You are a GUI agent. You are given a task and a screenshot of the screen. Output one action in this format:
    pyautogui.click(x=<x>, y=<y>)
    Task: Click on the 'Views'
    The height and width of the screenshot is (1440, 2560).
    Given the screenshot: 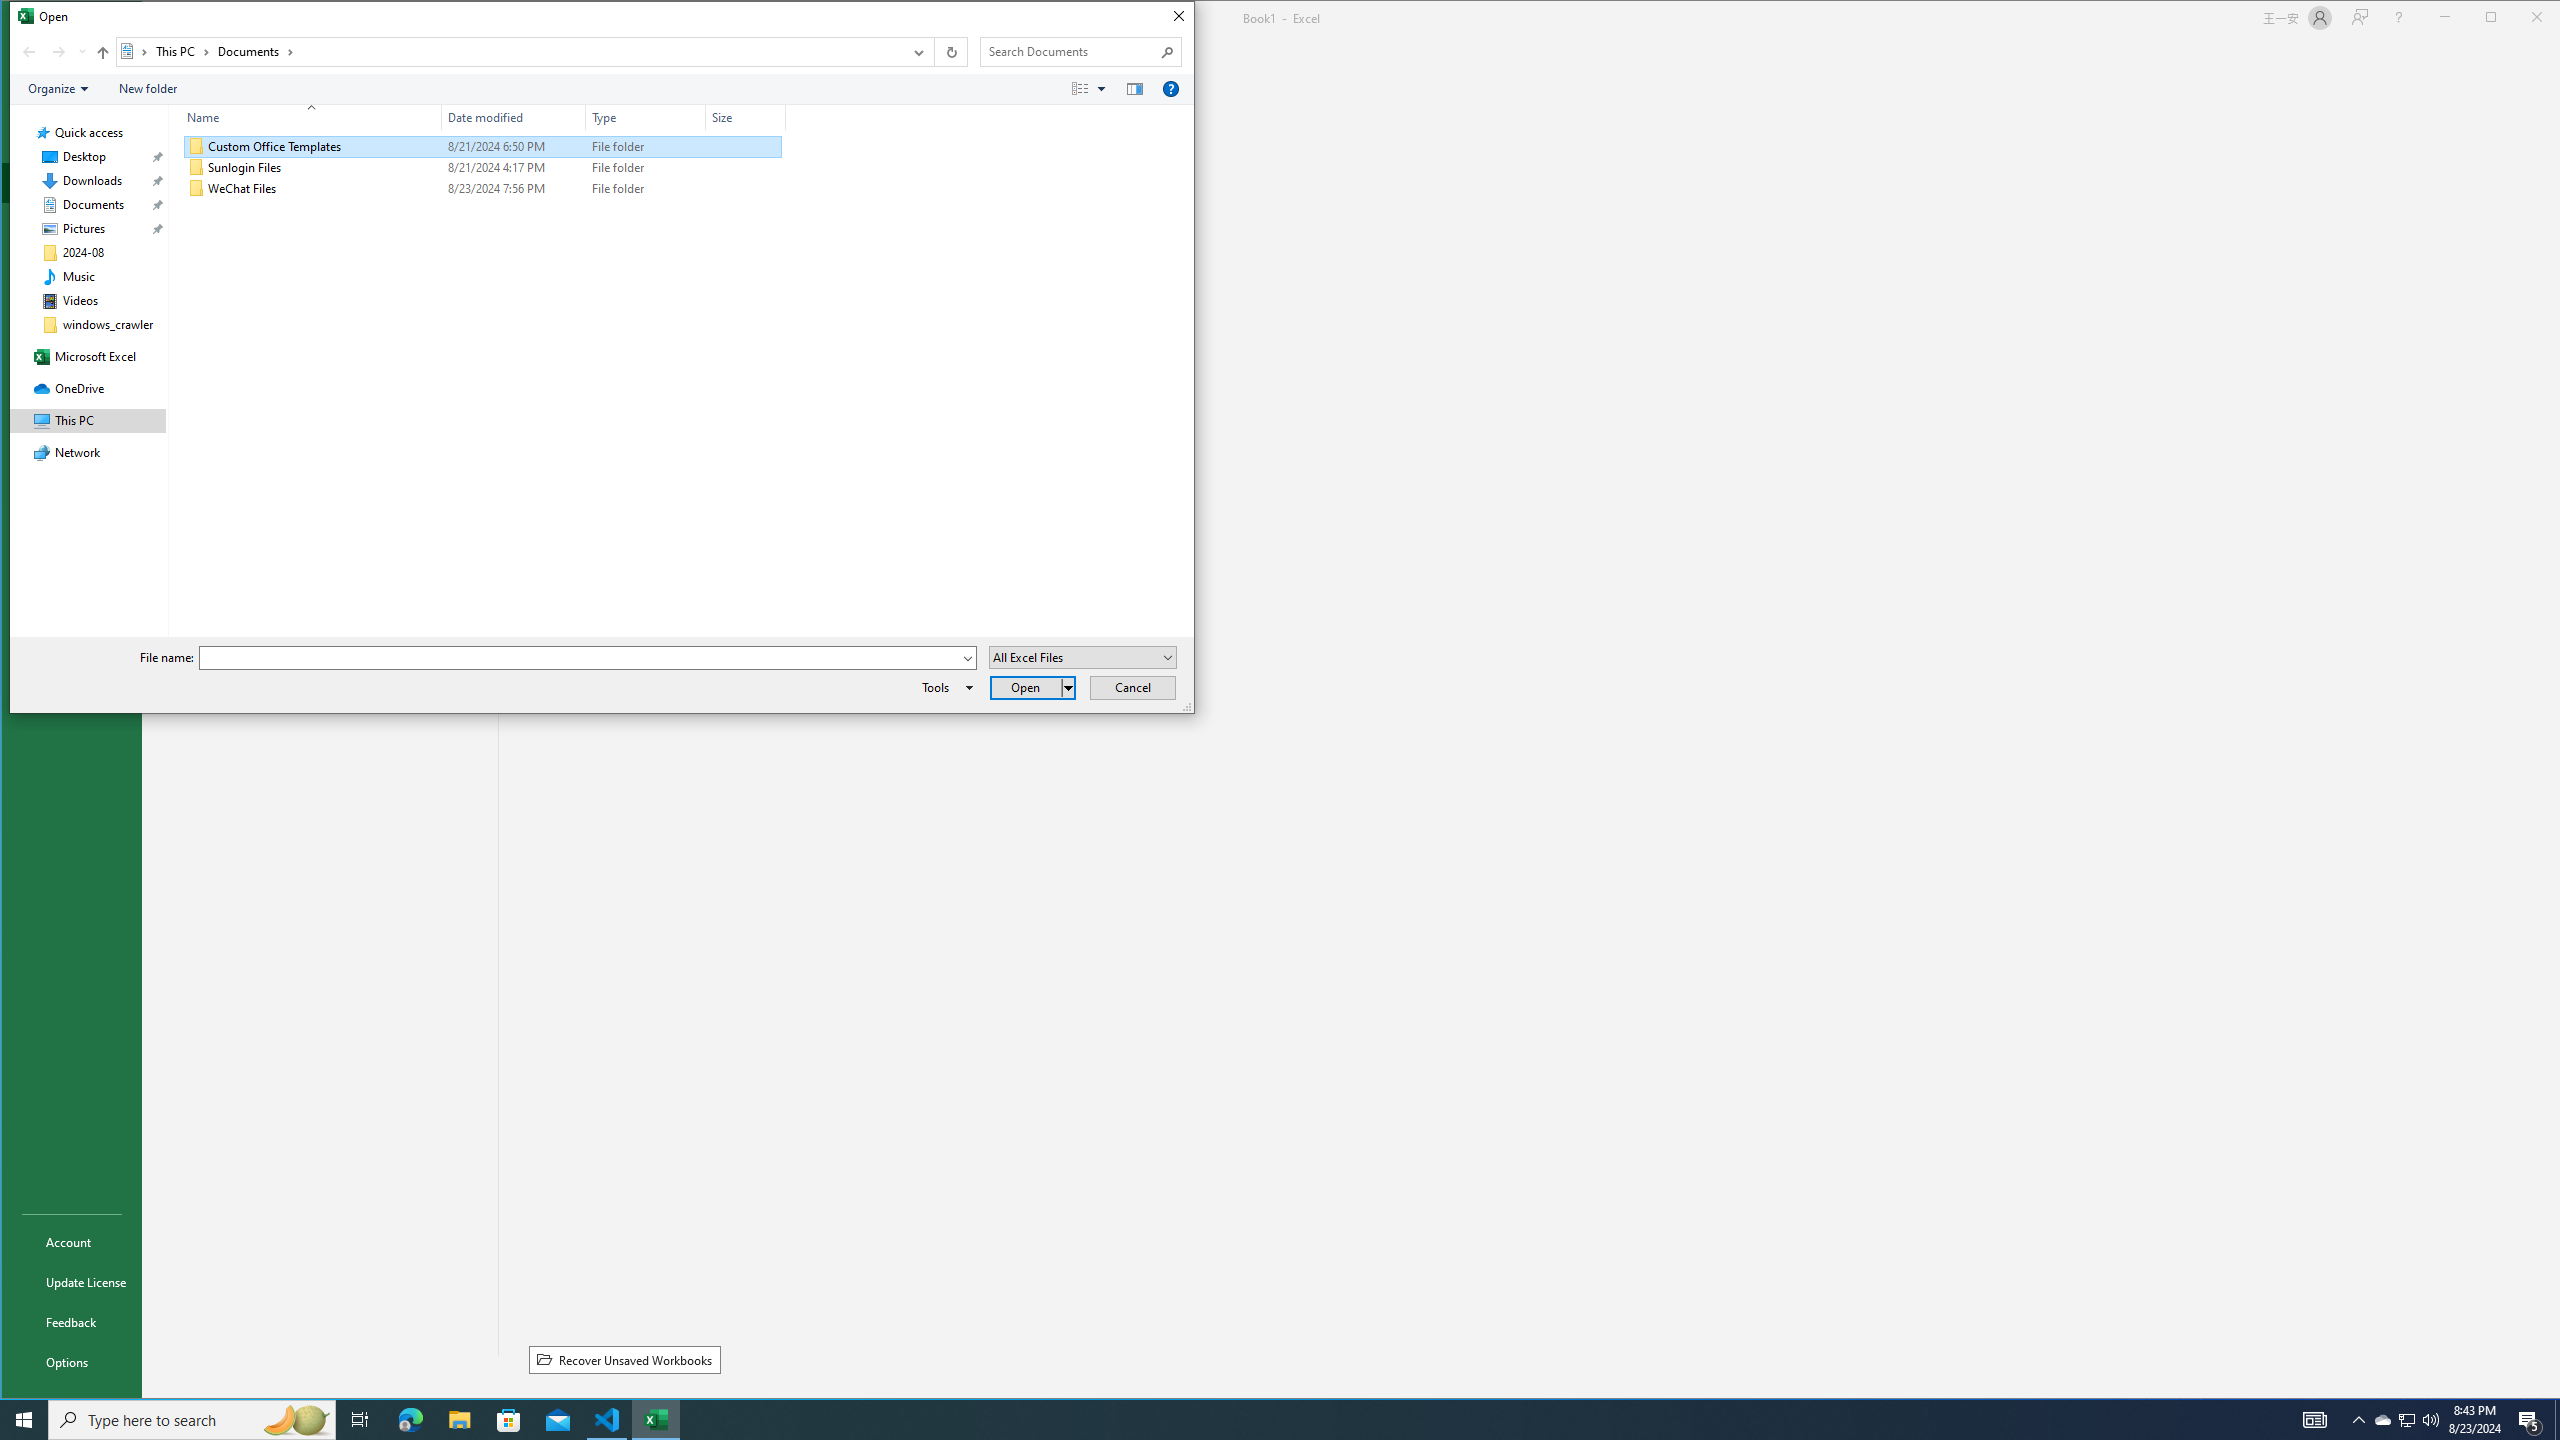 What is the action you would take?
    pyautogui.click(x=1092, y=88)
    